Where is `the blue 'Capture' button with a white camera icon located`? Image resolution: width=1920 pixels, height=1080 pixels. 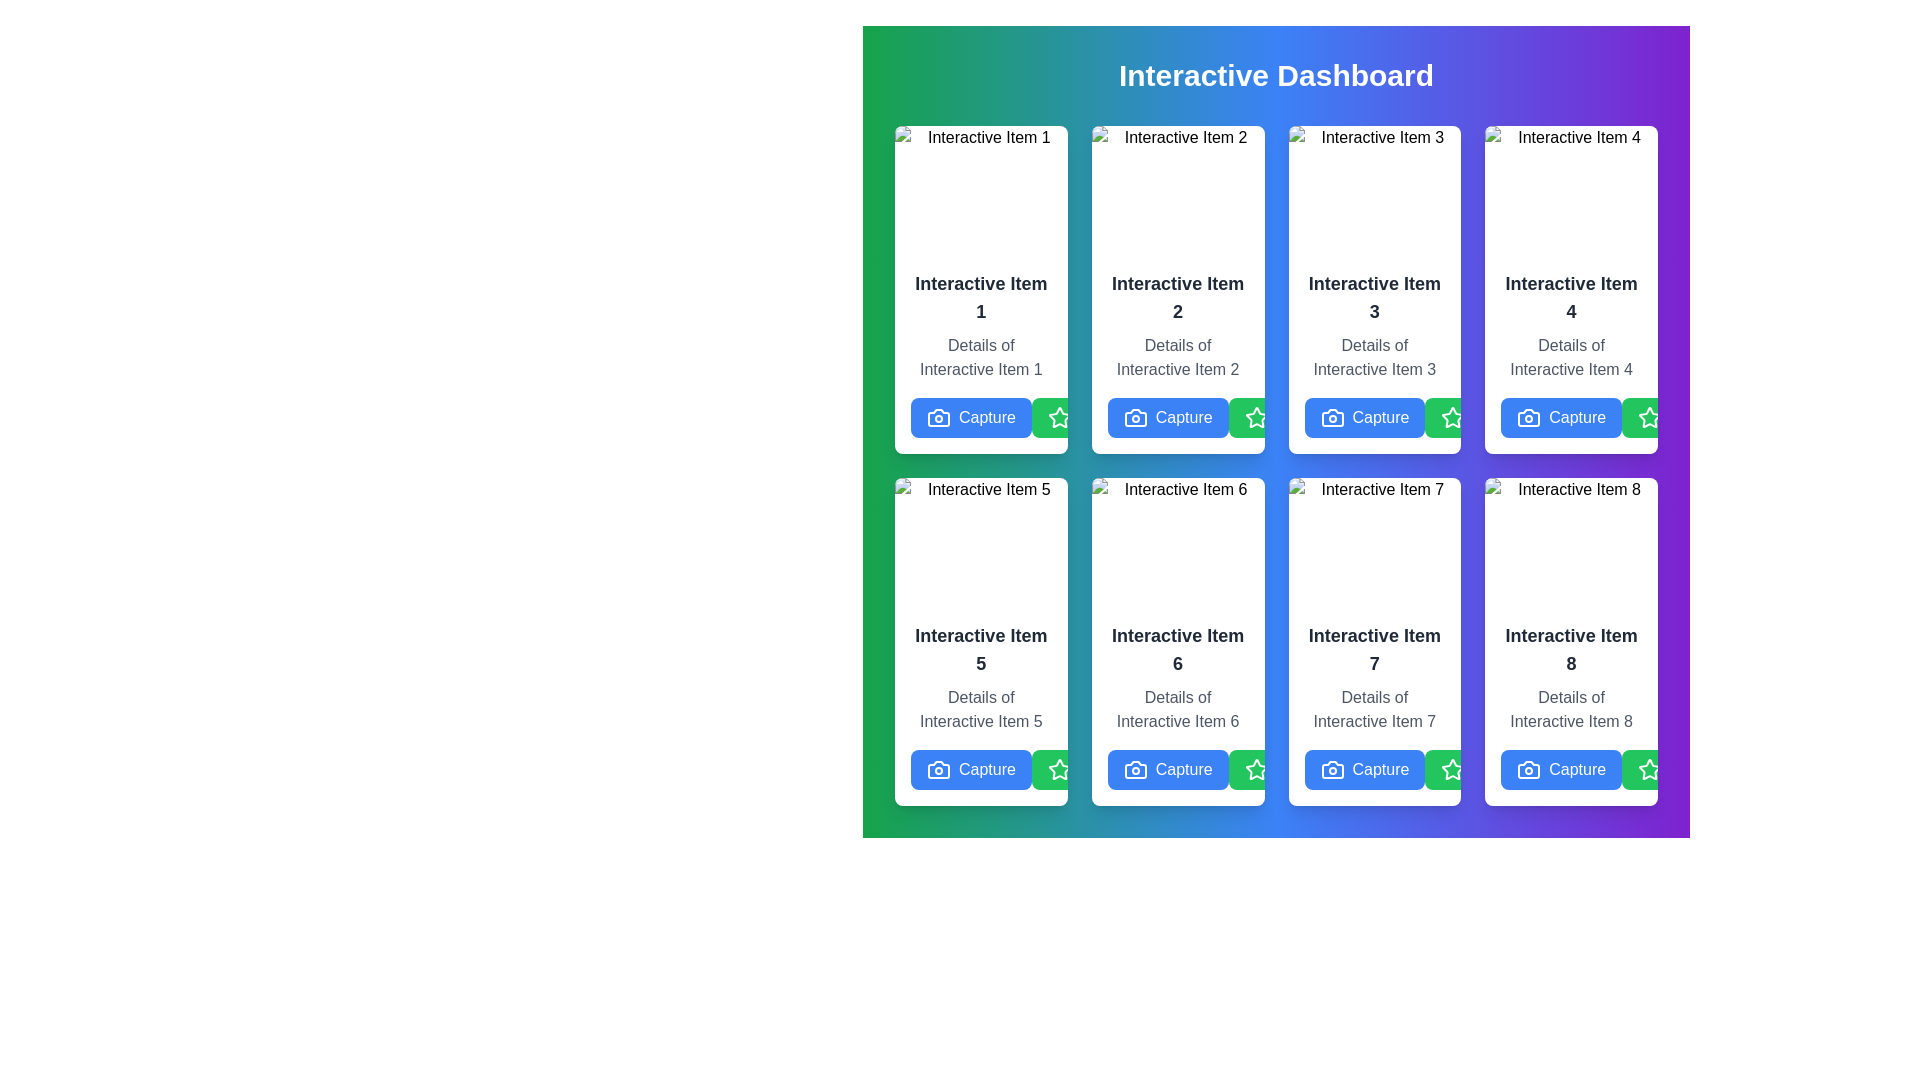 the blue 'Capture' button with a white camera icon located is located at coordinates (1362, 416).